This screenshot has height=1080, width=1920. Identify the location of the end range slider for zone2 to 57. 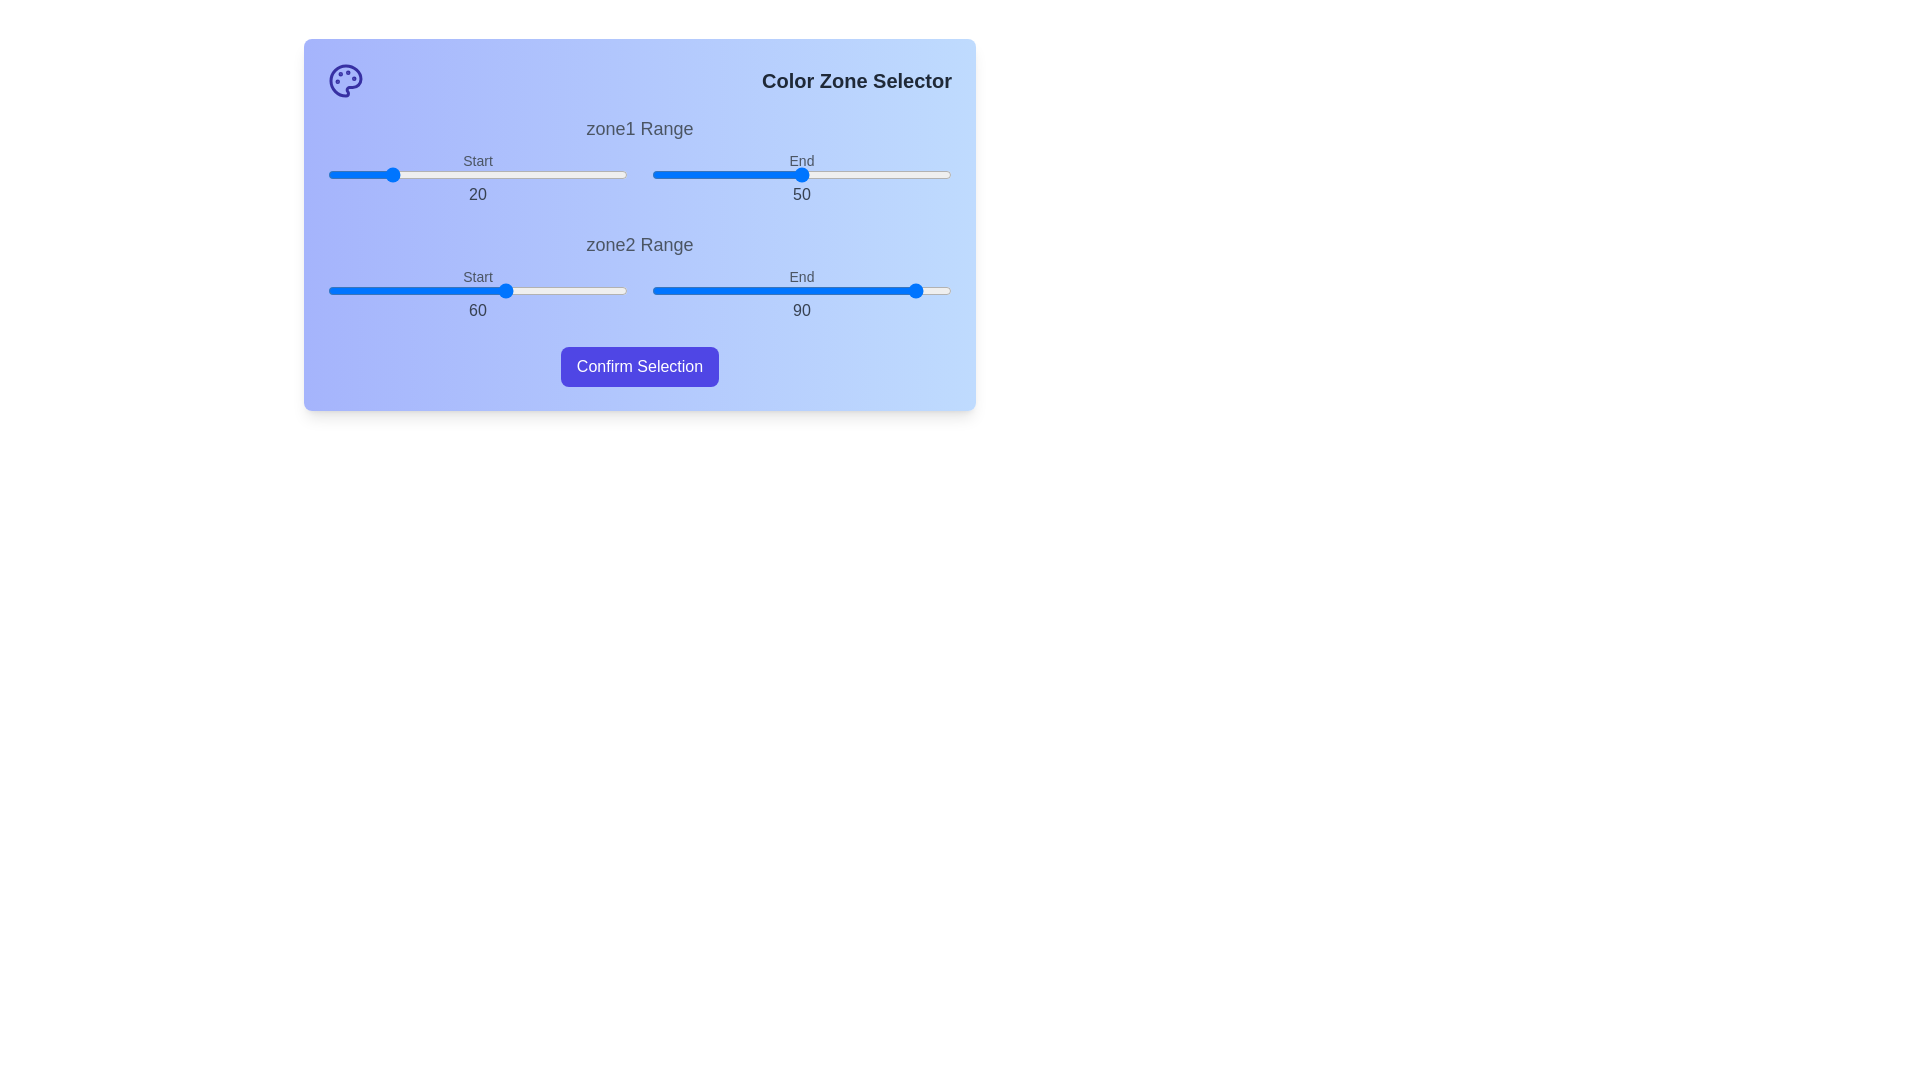
(822, 290).